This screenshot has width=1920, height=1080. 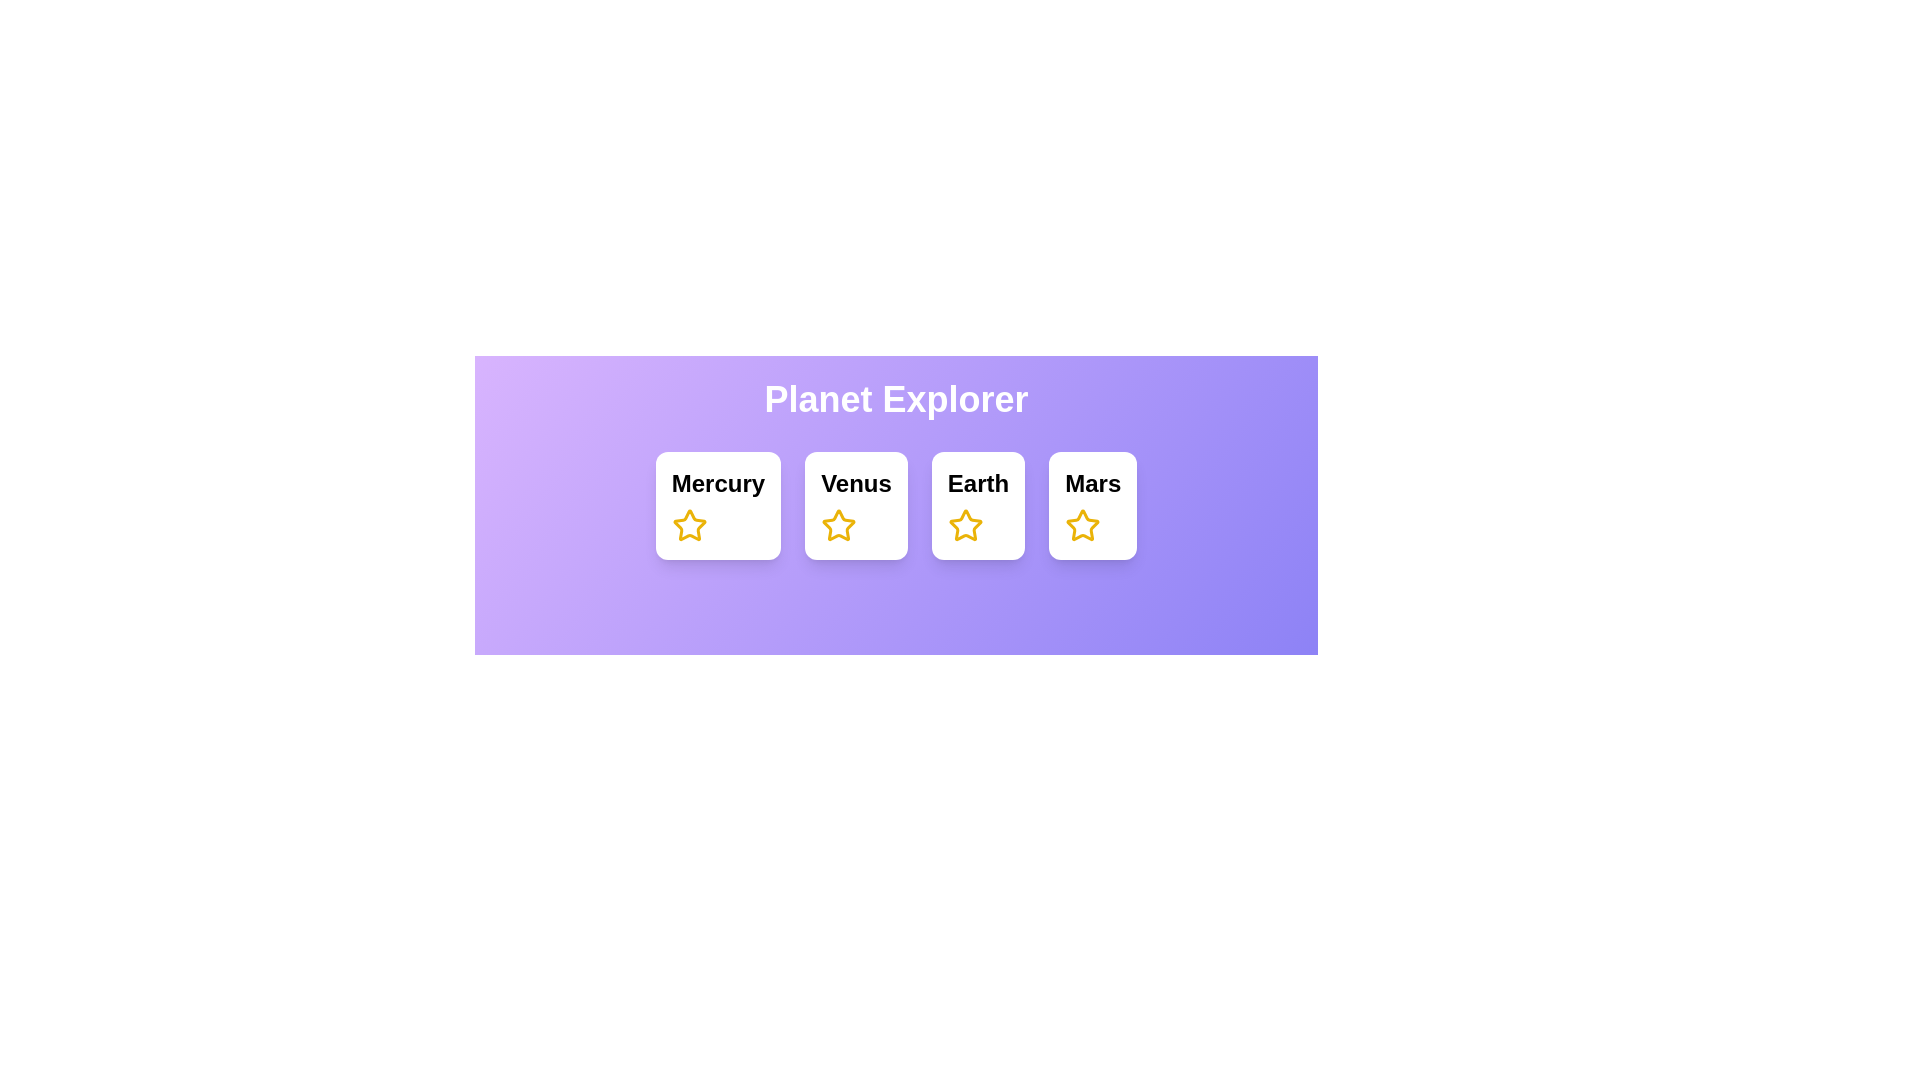 What do you see at coordinates (856, 504) in the screenshot?
I see `the 'Venus' card in the planet explorer interface, which is the second card in a row of four cards` at bounding box center [856, 504].